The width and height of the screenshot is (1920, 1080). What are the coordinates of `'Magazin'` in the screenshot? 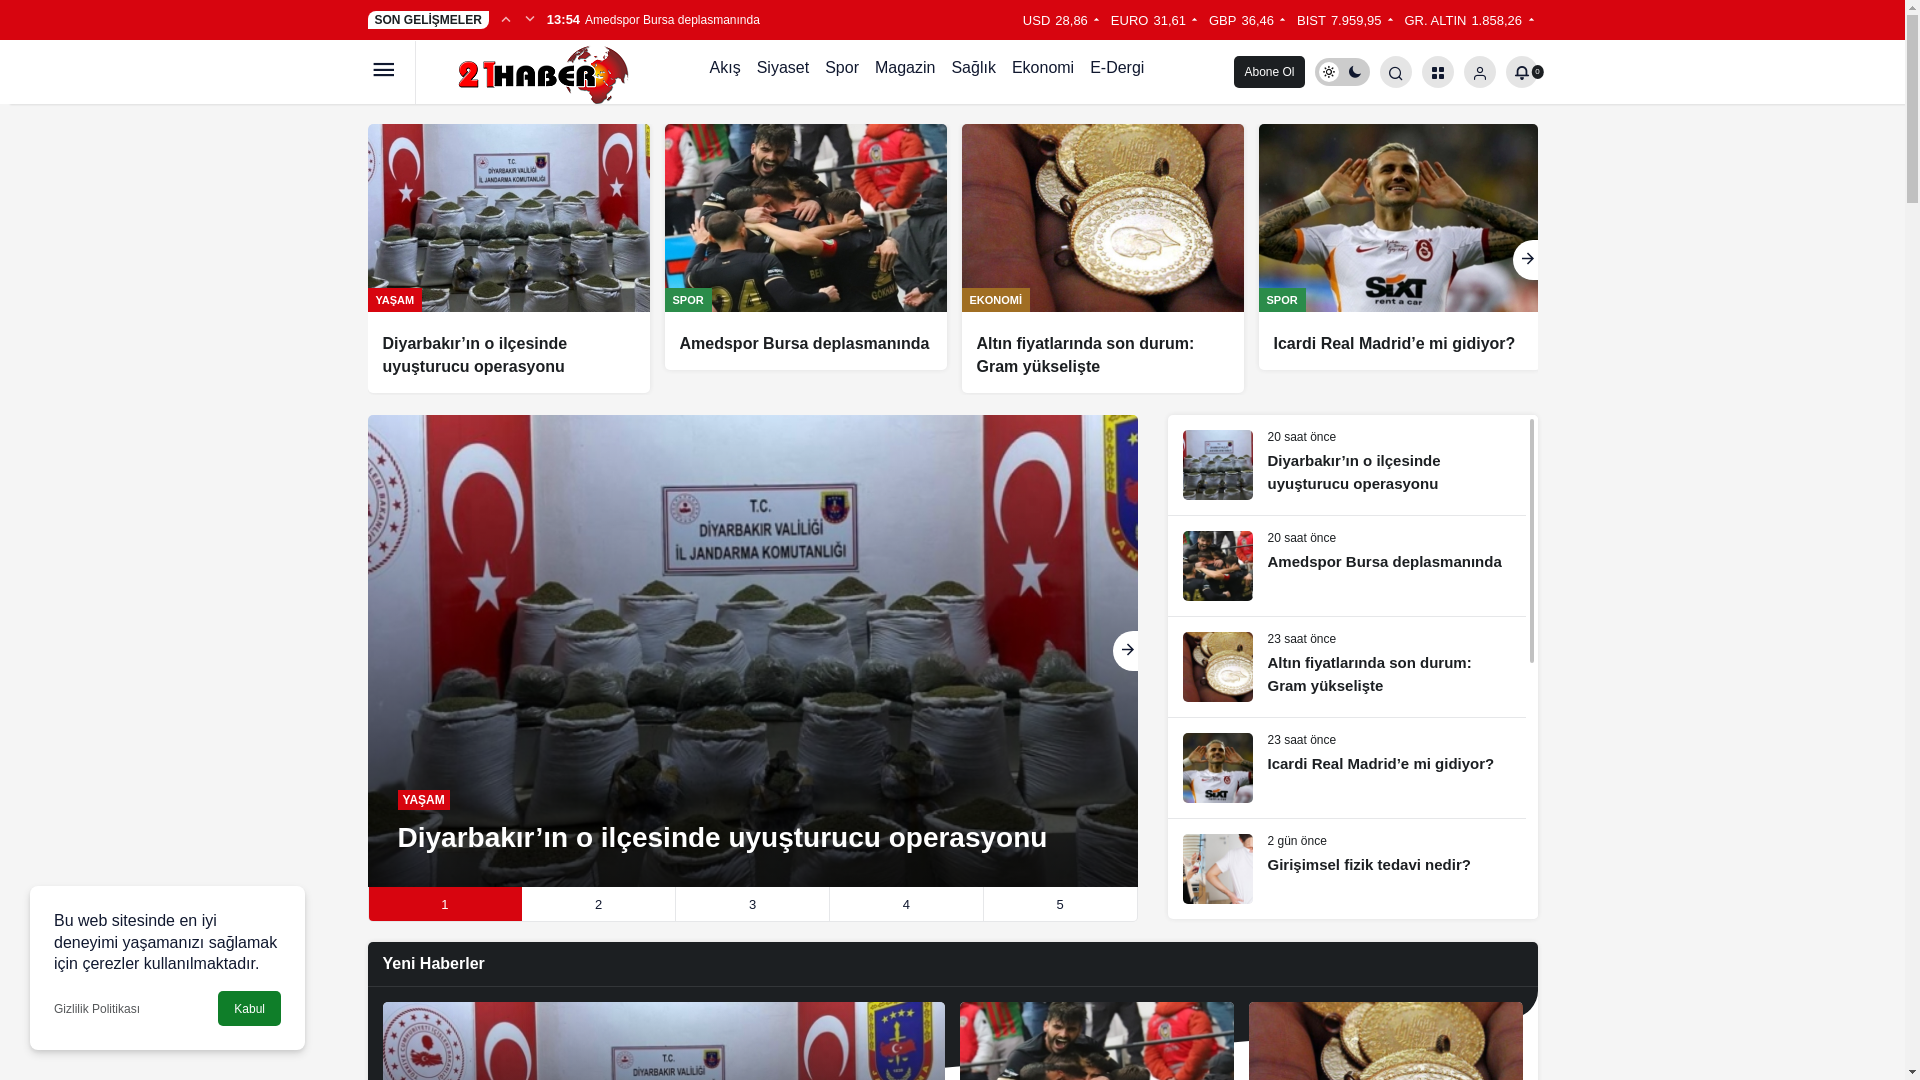 It's located at (904, 71).